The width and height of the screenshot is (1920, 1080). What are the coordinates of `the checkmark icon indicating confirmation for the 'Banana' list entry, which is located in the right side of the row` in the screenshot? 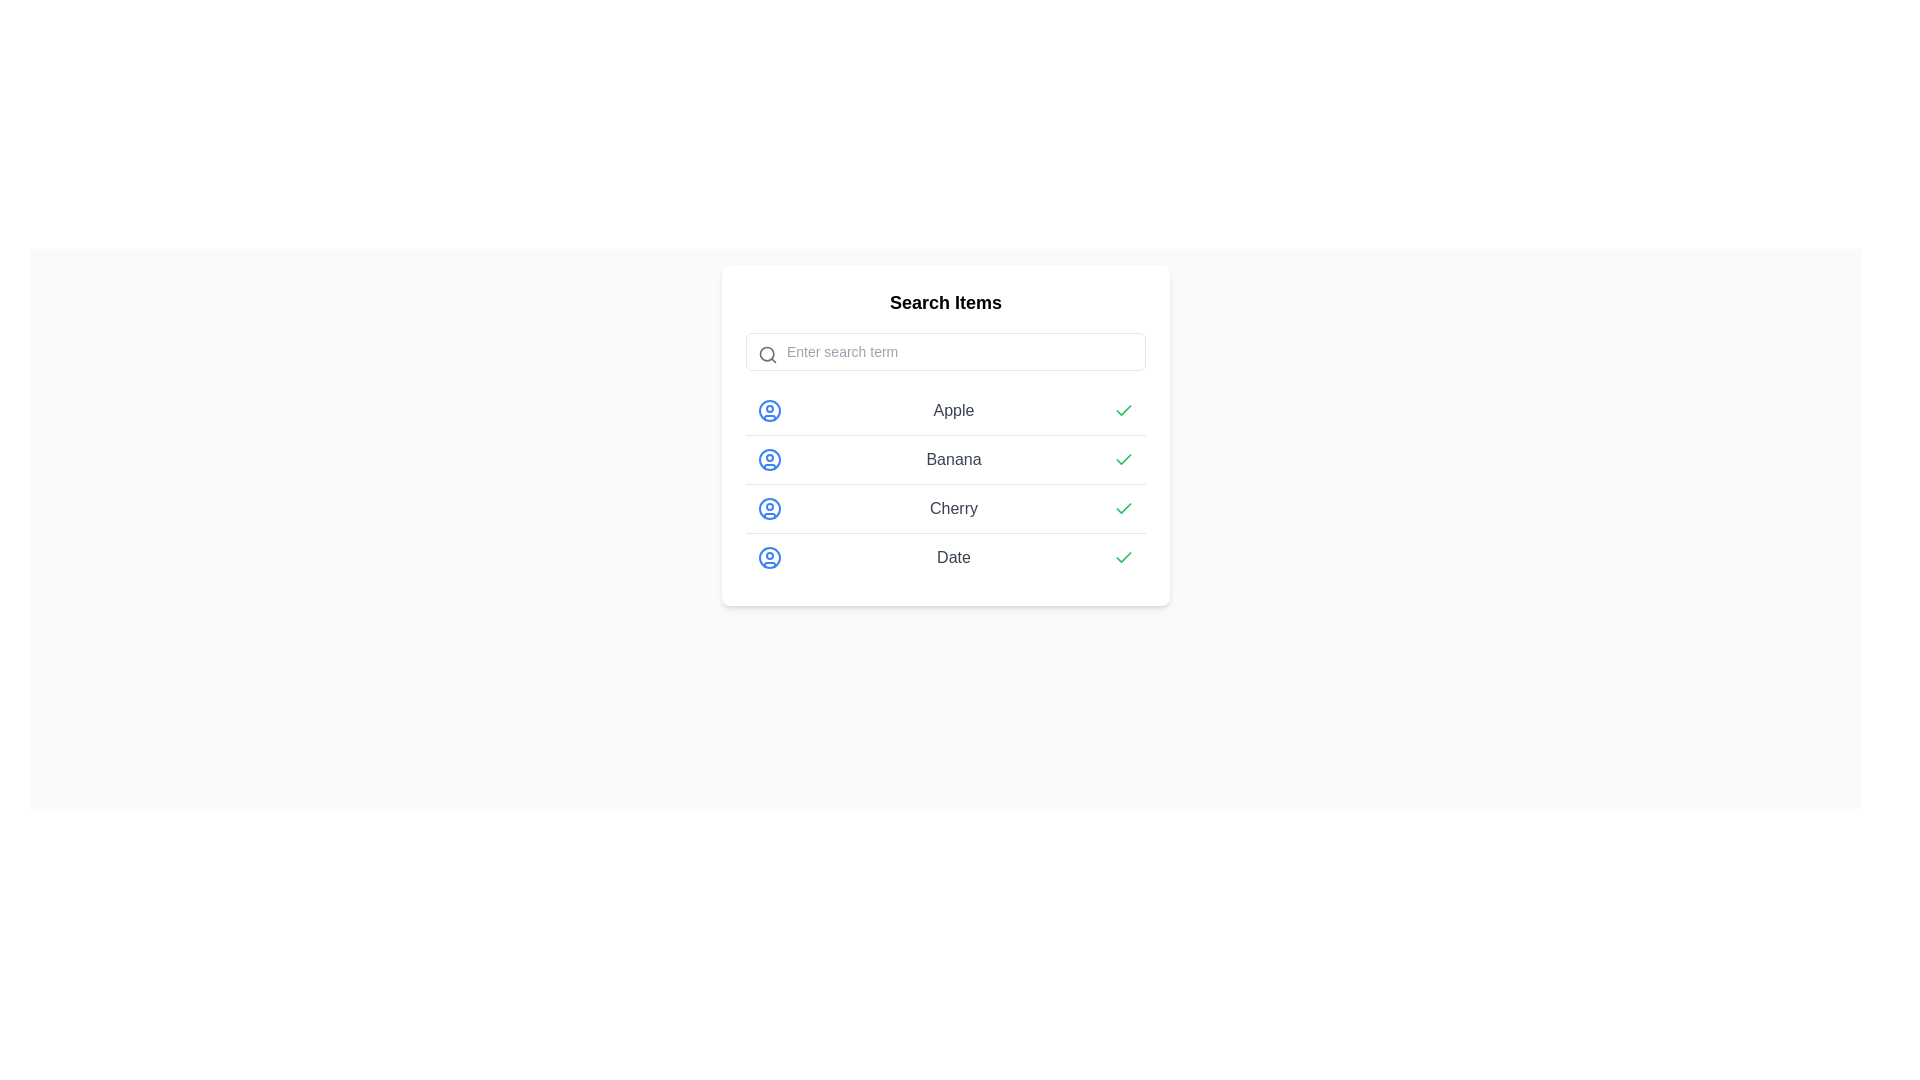 It's located at (1123, 459).